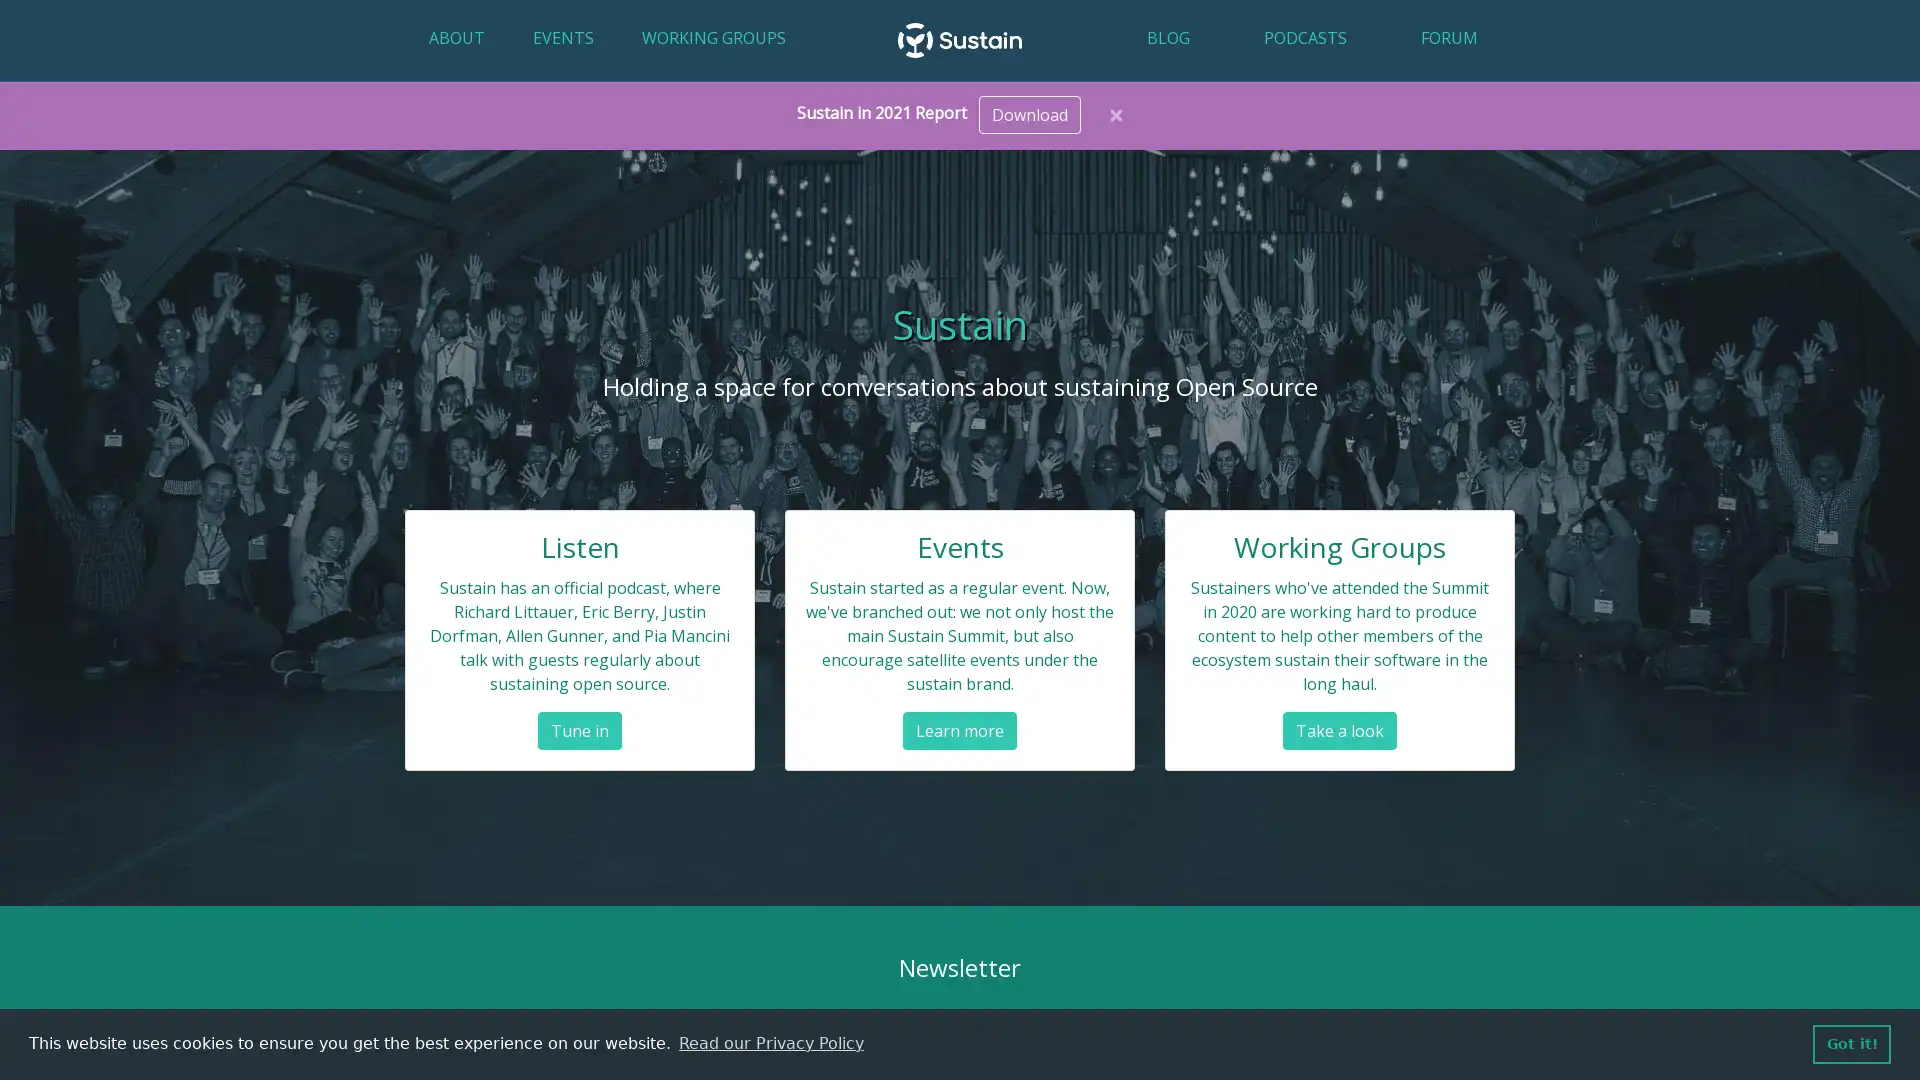 This screenshot has width=1920, height=1080. I want to click on Close, so click(1115, 115).